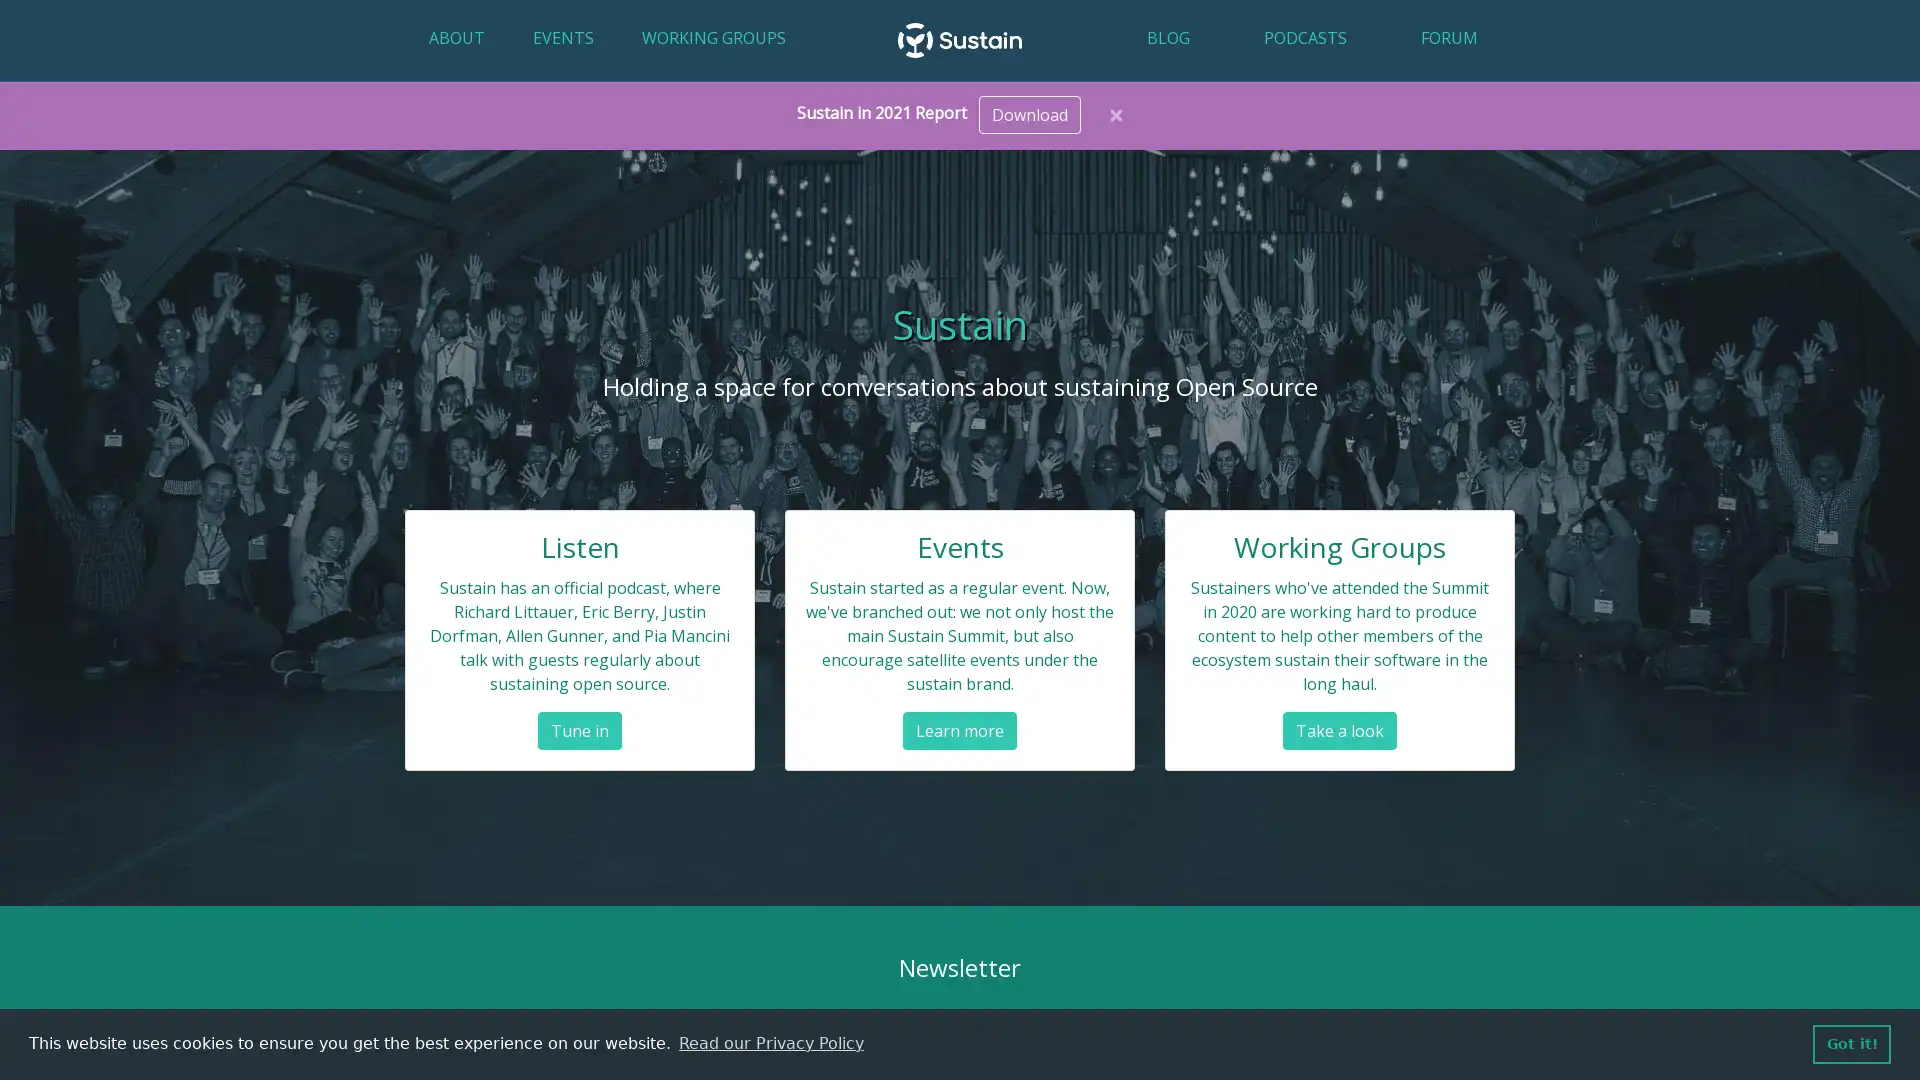 This screenshot has width=1920, height=1080. I want to click on Close, so click(1115, 115).